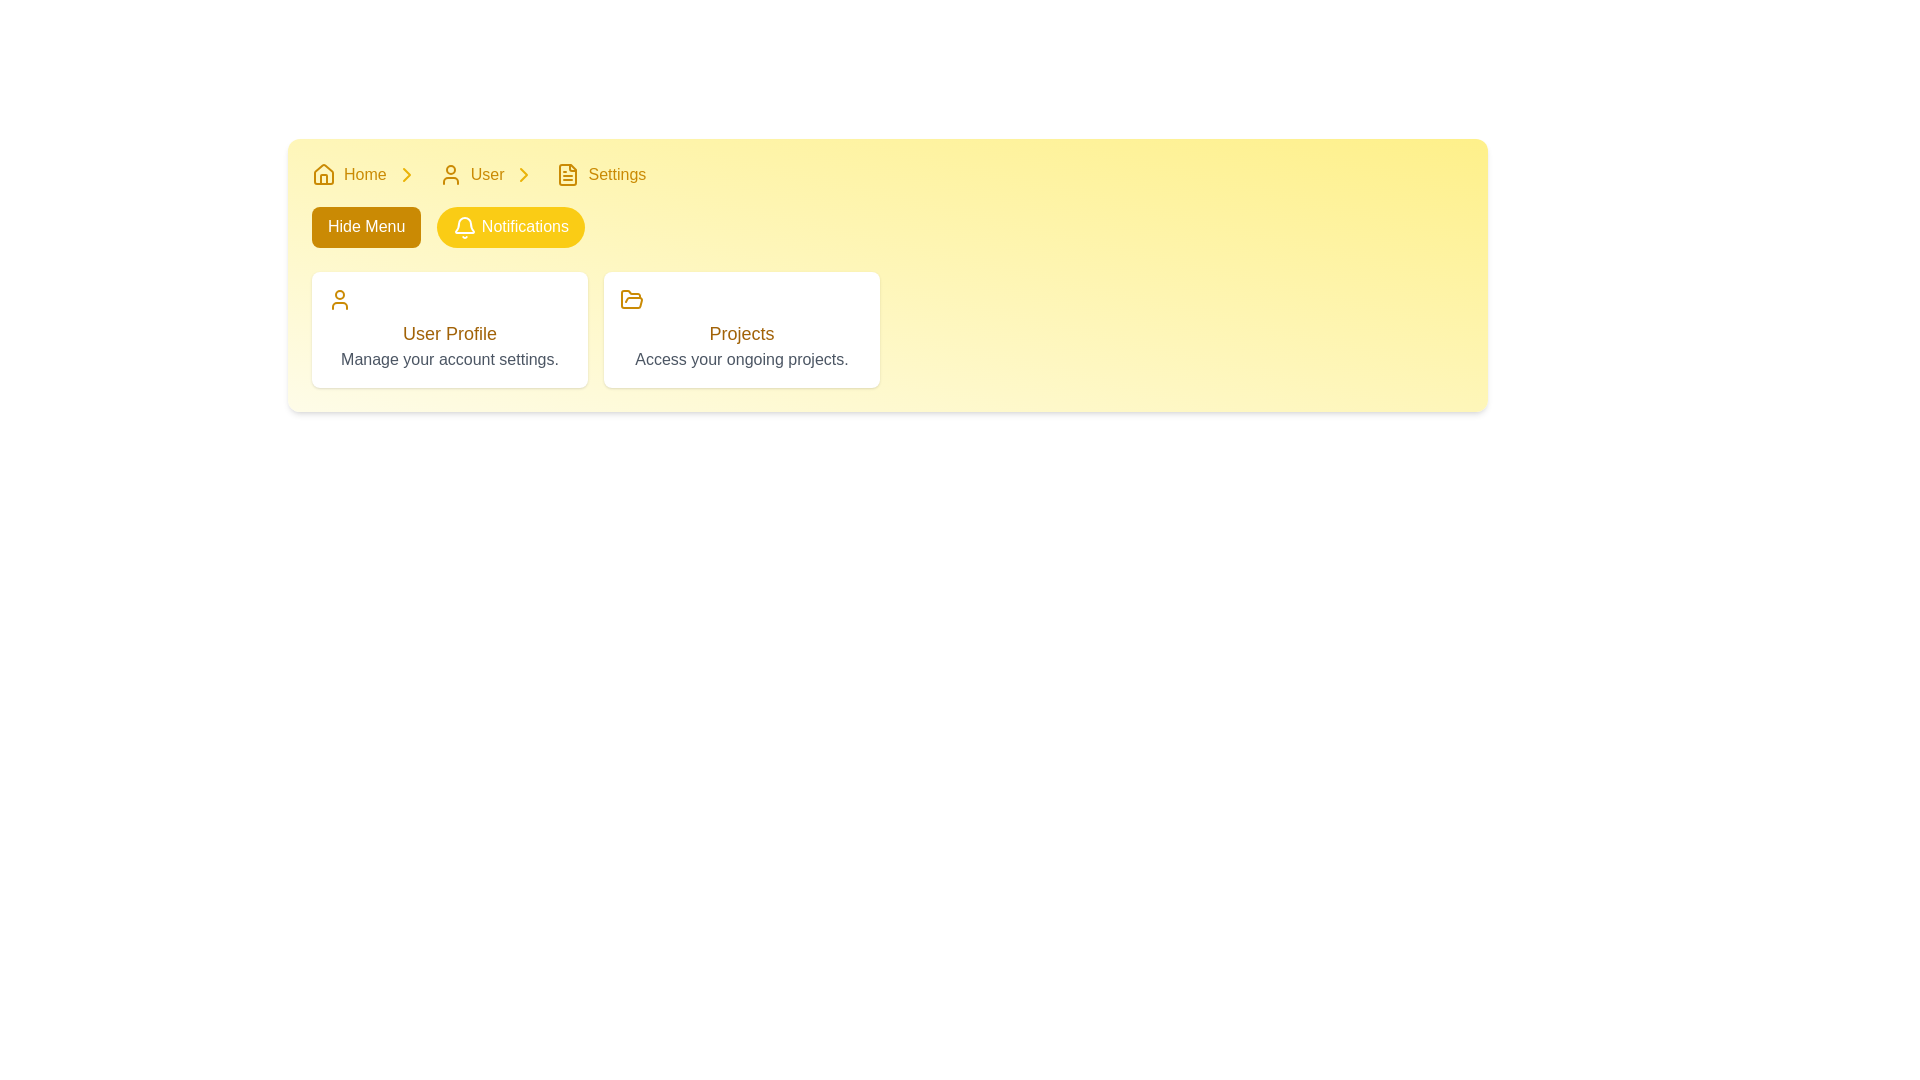 Image resolution: width=1920 pixels, height=1080 pixels. Describe the element at coordinates (464, 225) in the screenshot. I see `the 'Notifications' button, which is represented by a graphical icon in SVG format, located towards the upper-center area of the interface inside the navigation bar` at that location.